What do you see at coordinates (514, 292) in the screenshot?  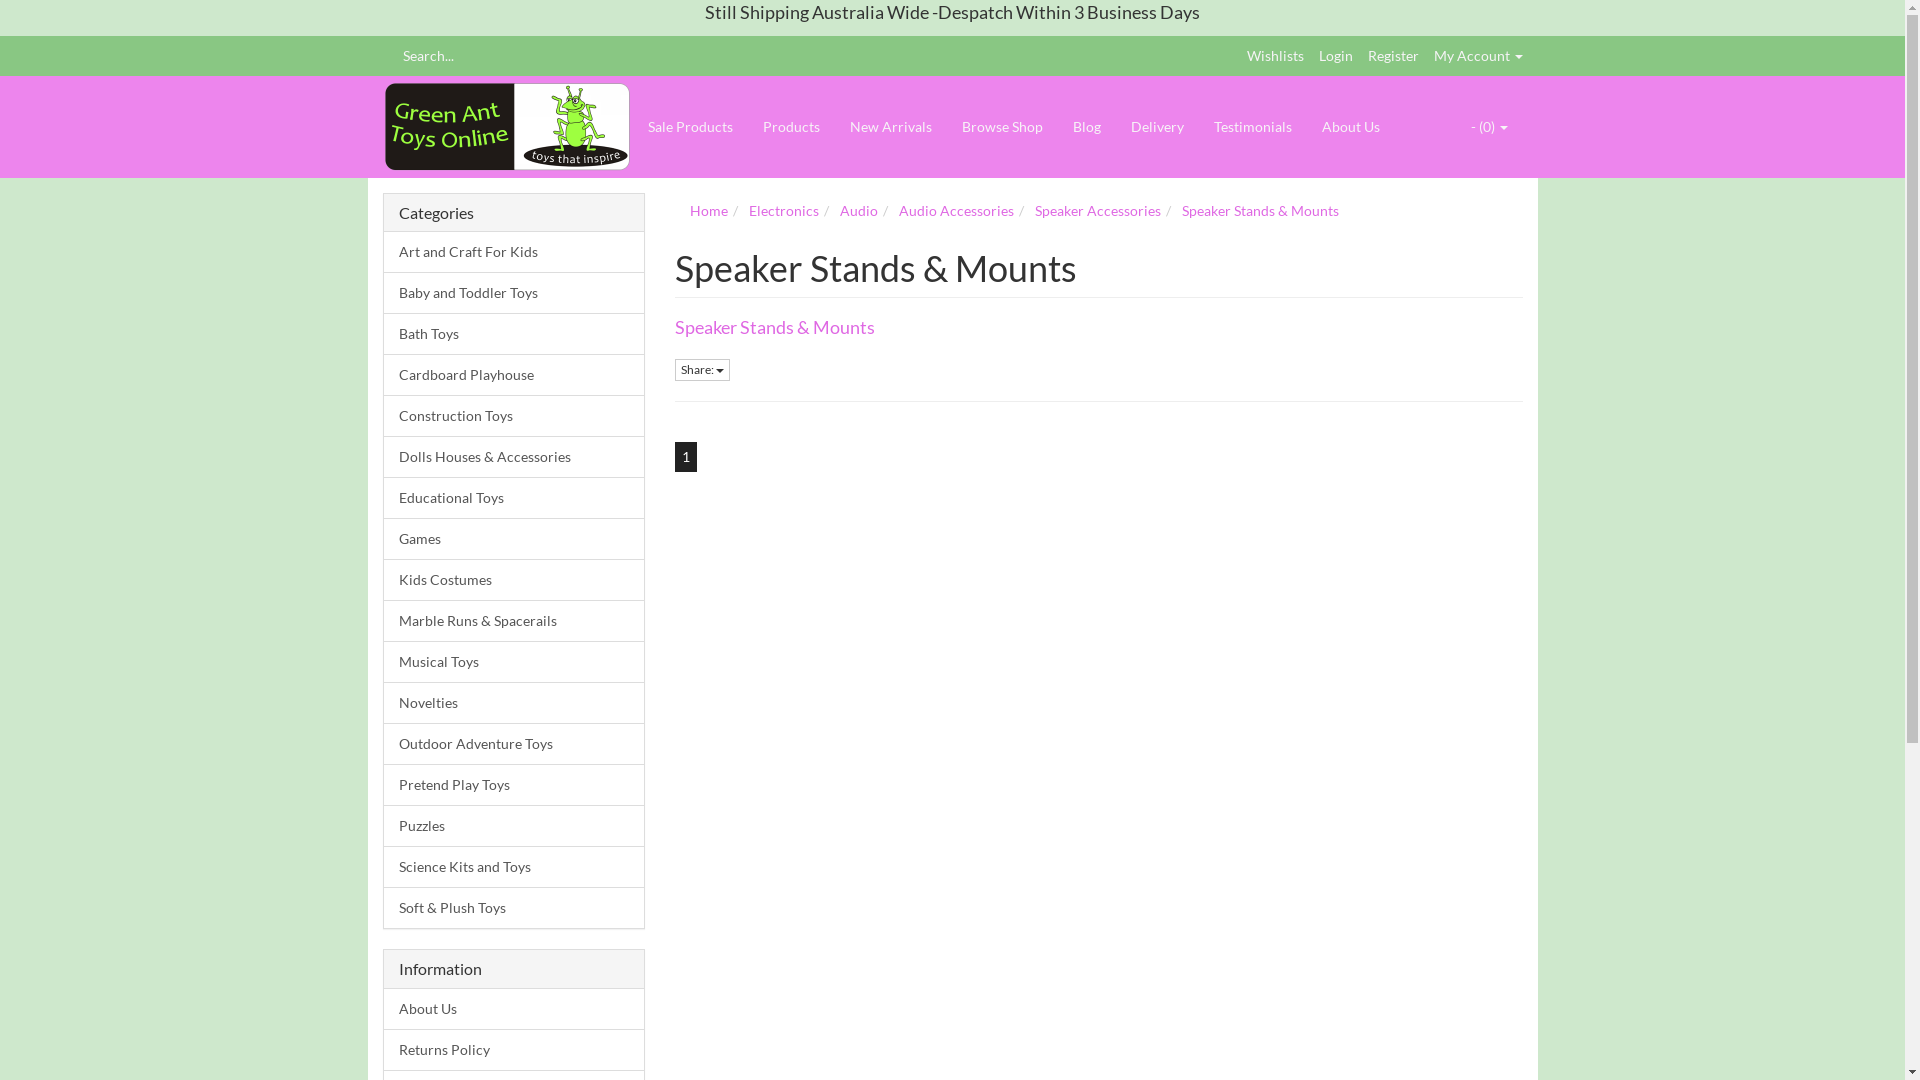 I see `'Baby and Toddler Toys'` at bounding box center [514, 292].